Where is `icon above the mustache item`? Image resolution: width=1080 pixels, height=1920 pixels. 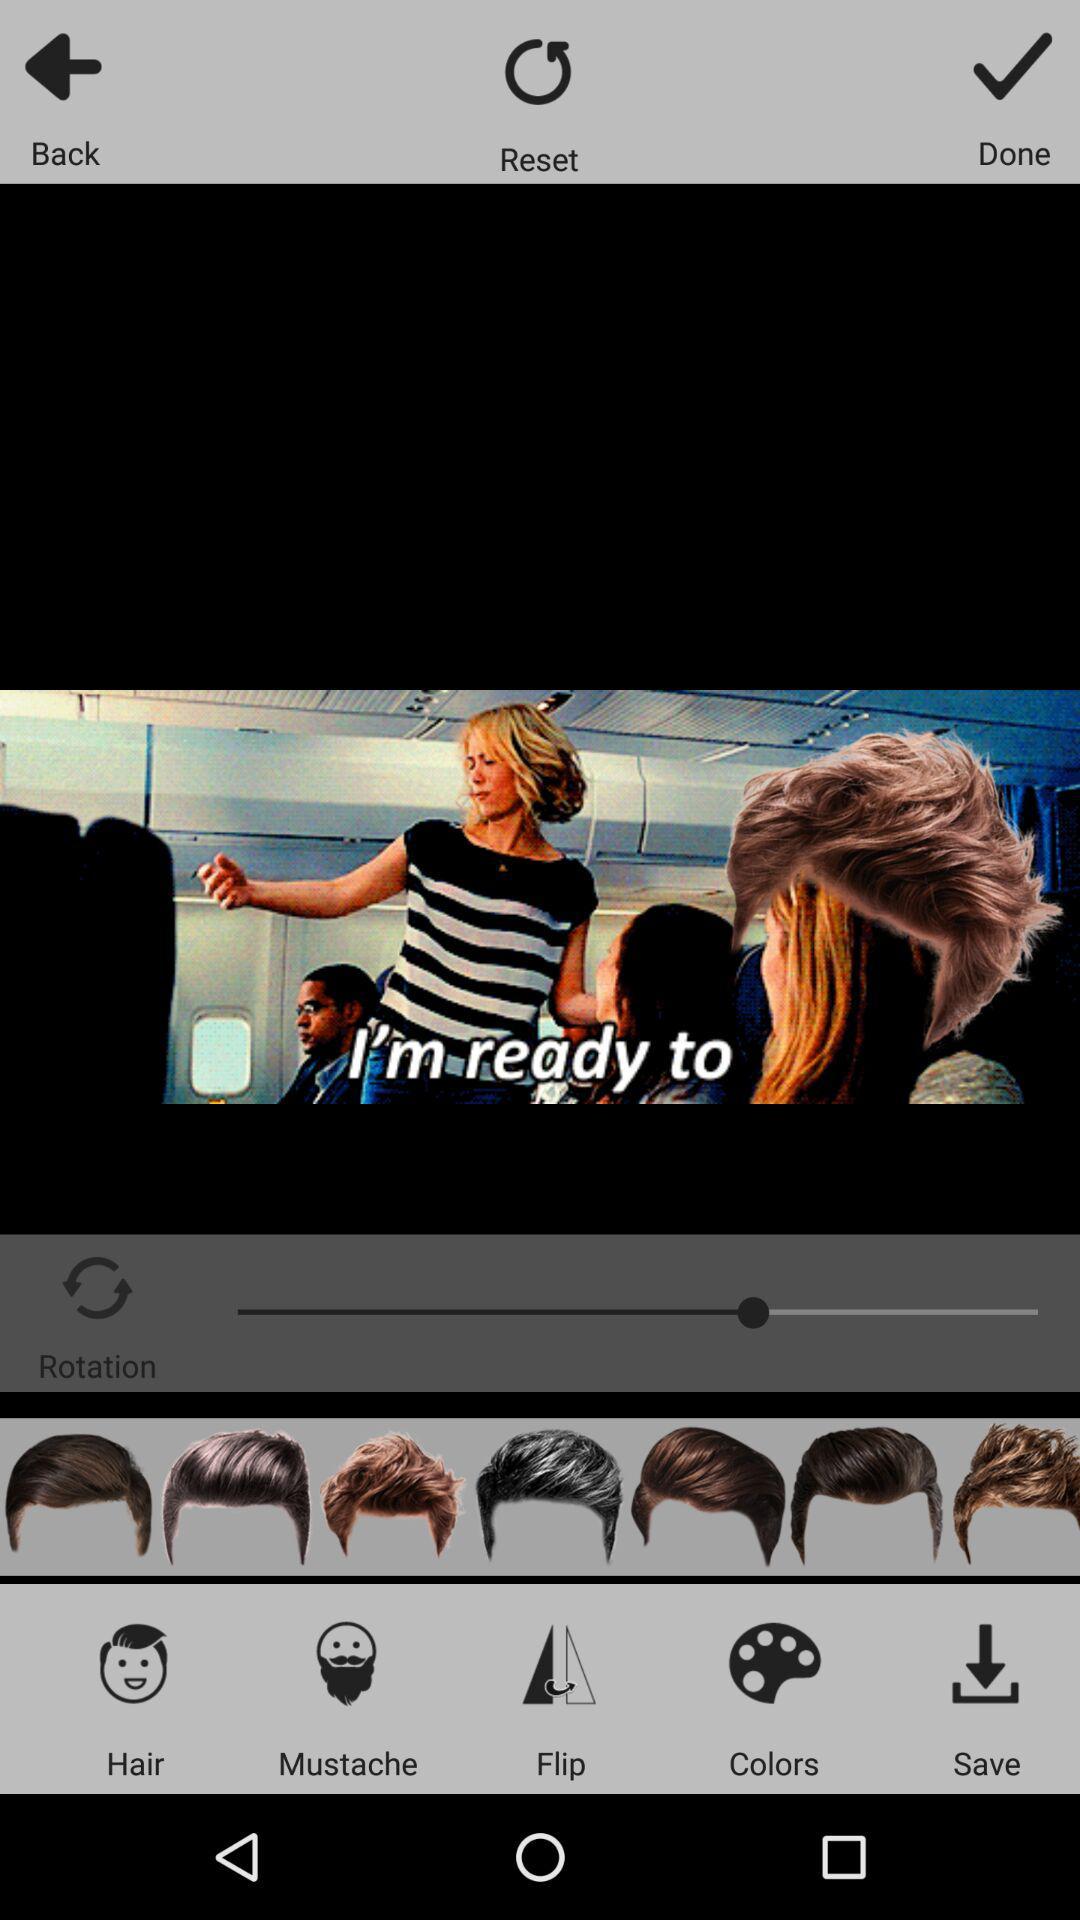 icon above the mustache item is located at coordinates (346, 1662).